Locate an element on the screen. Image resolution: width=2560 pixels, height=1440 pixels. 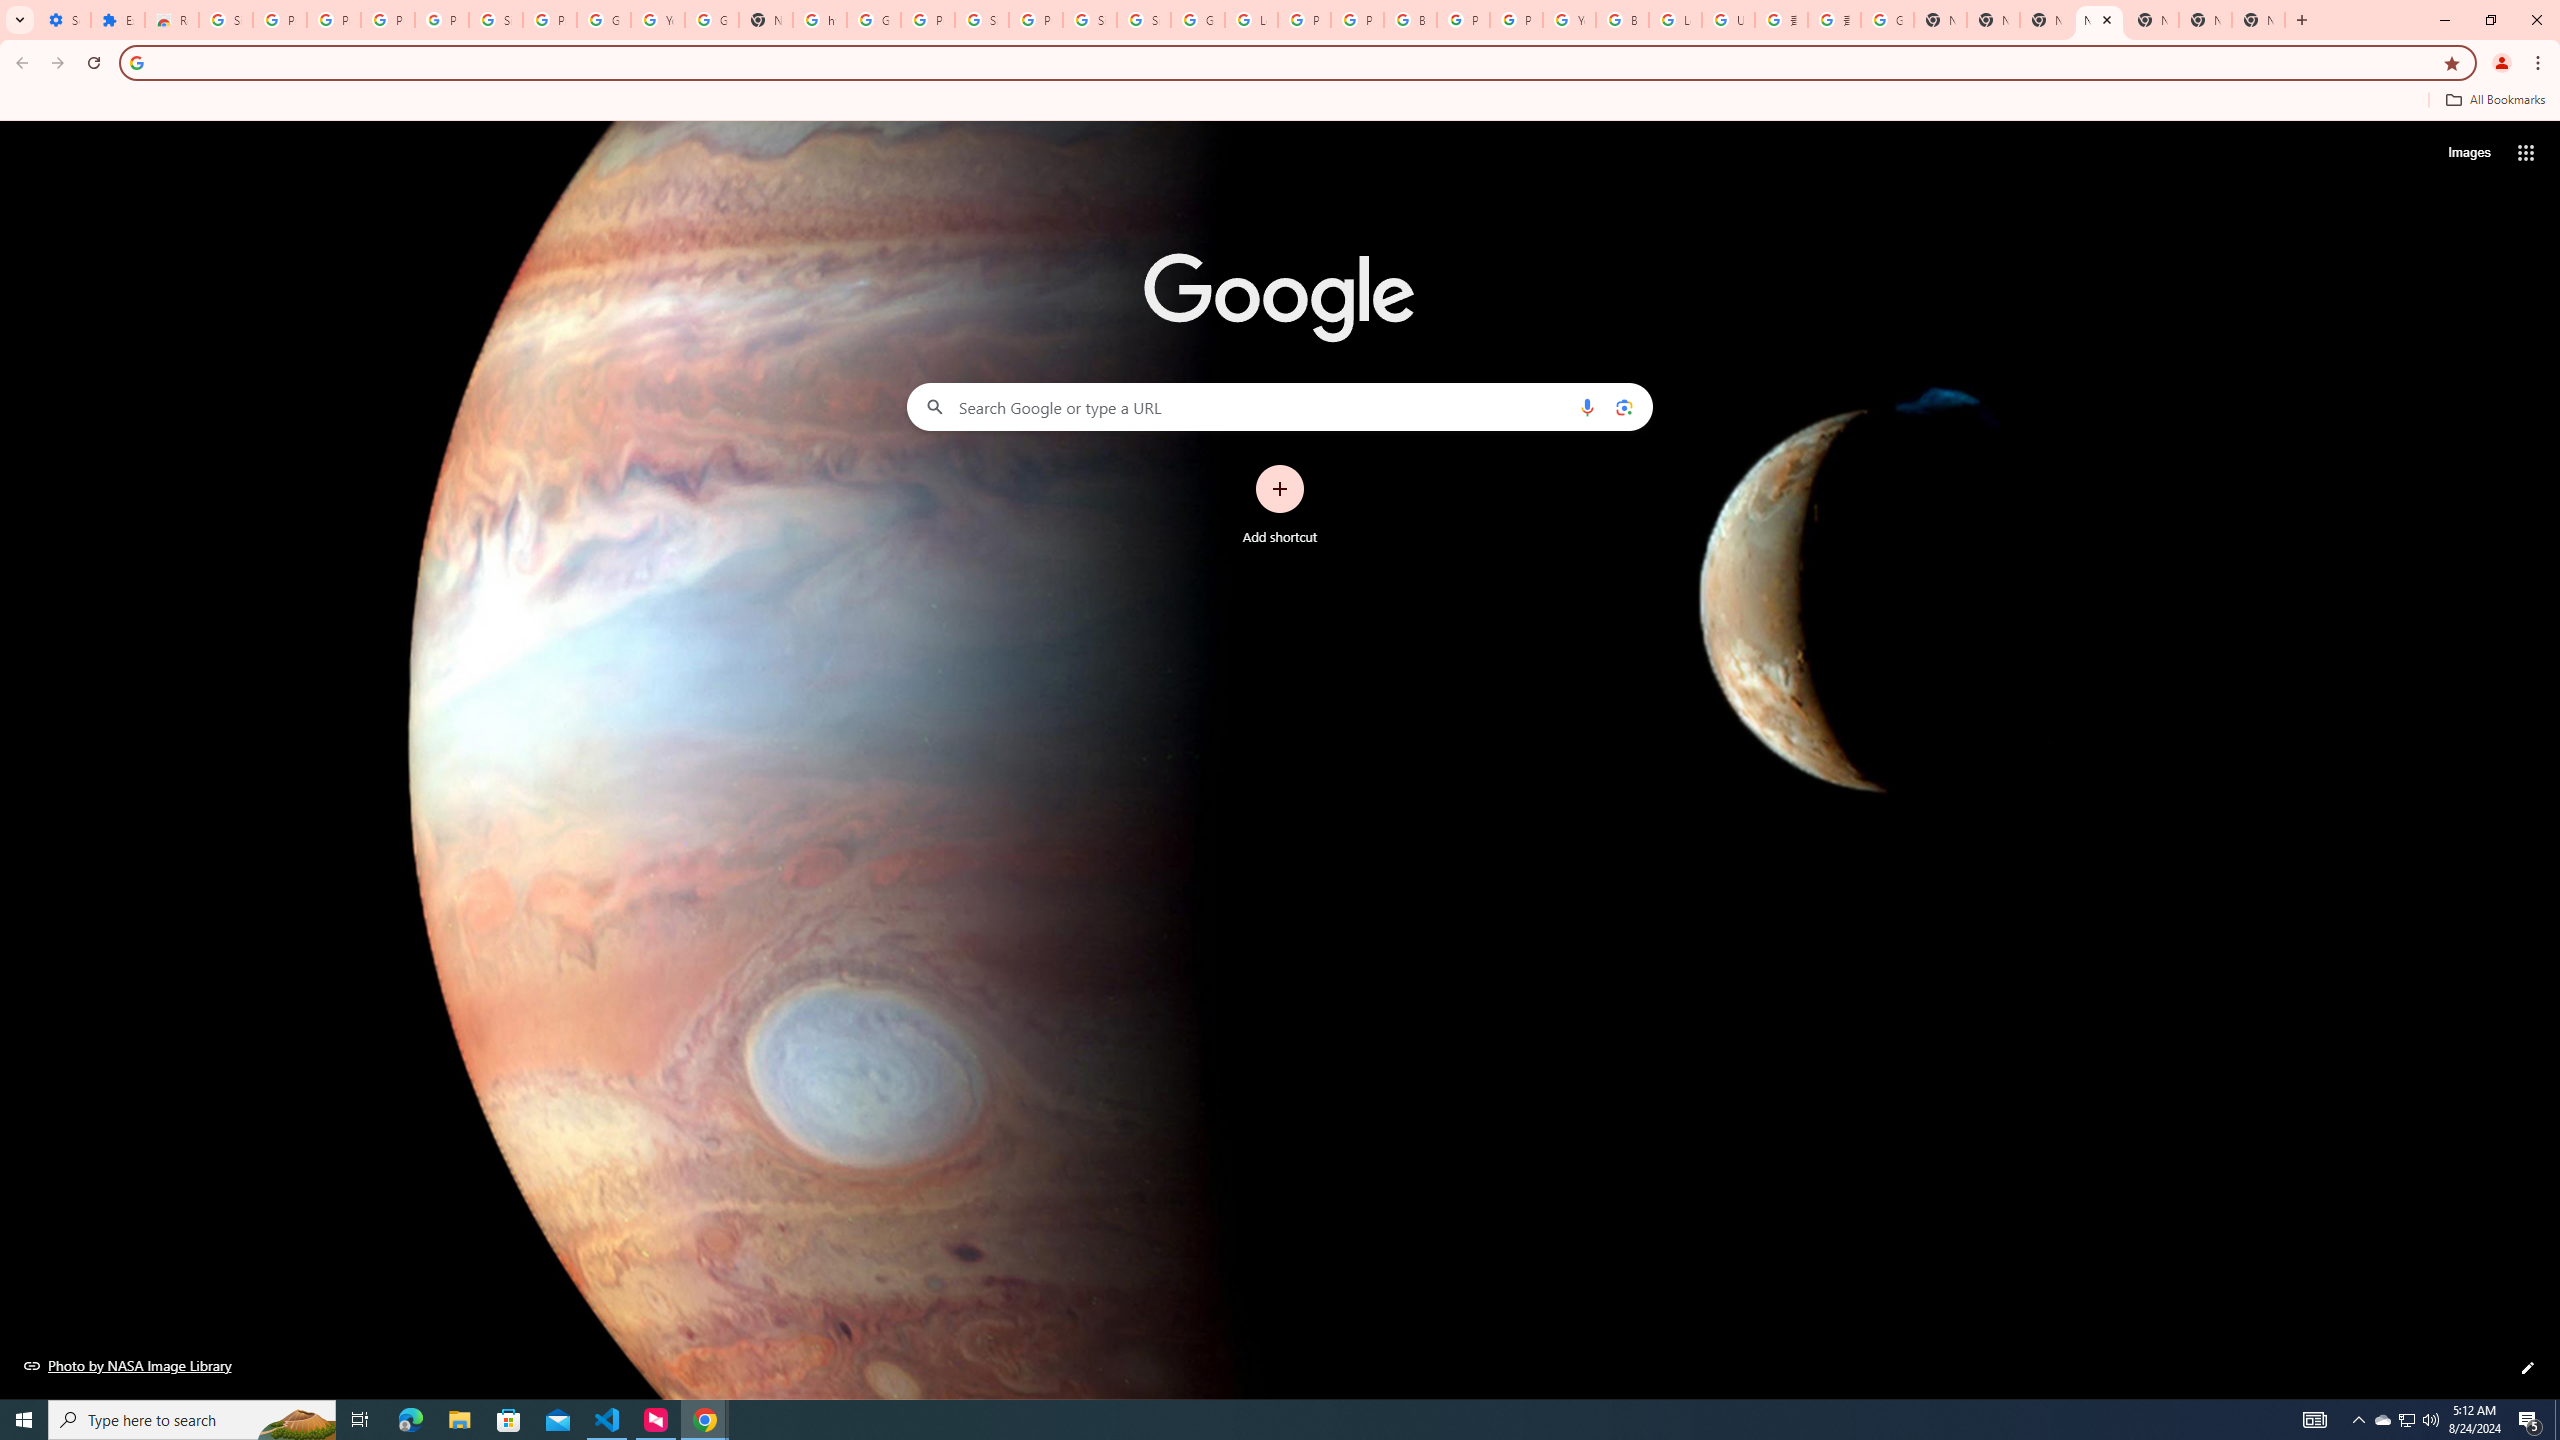
'Reviews: Helix Fruit Jump Arcade Game' is located at coordinates (171, 19).